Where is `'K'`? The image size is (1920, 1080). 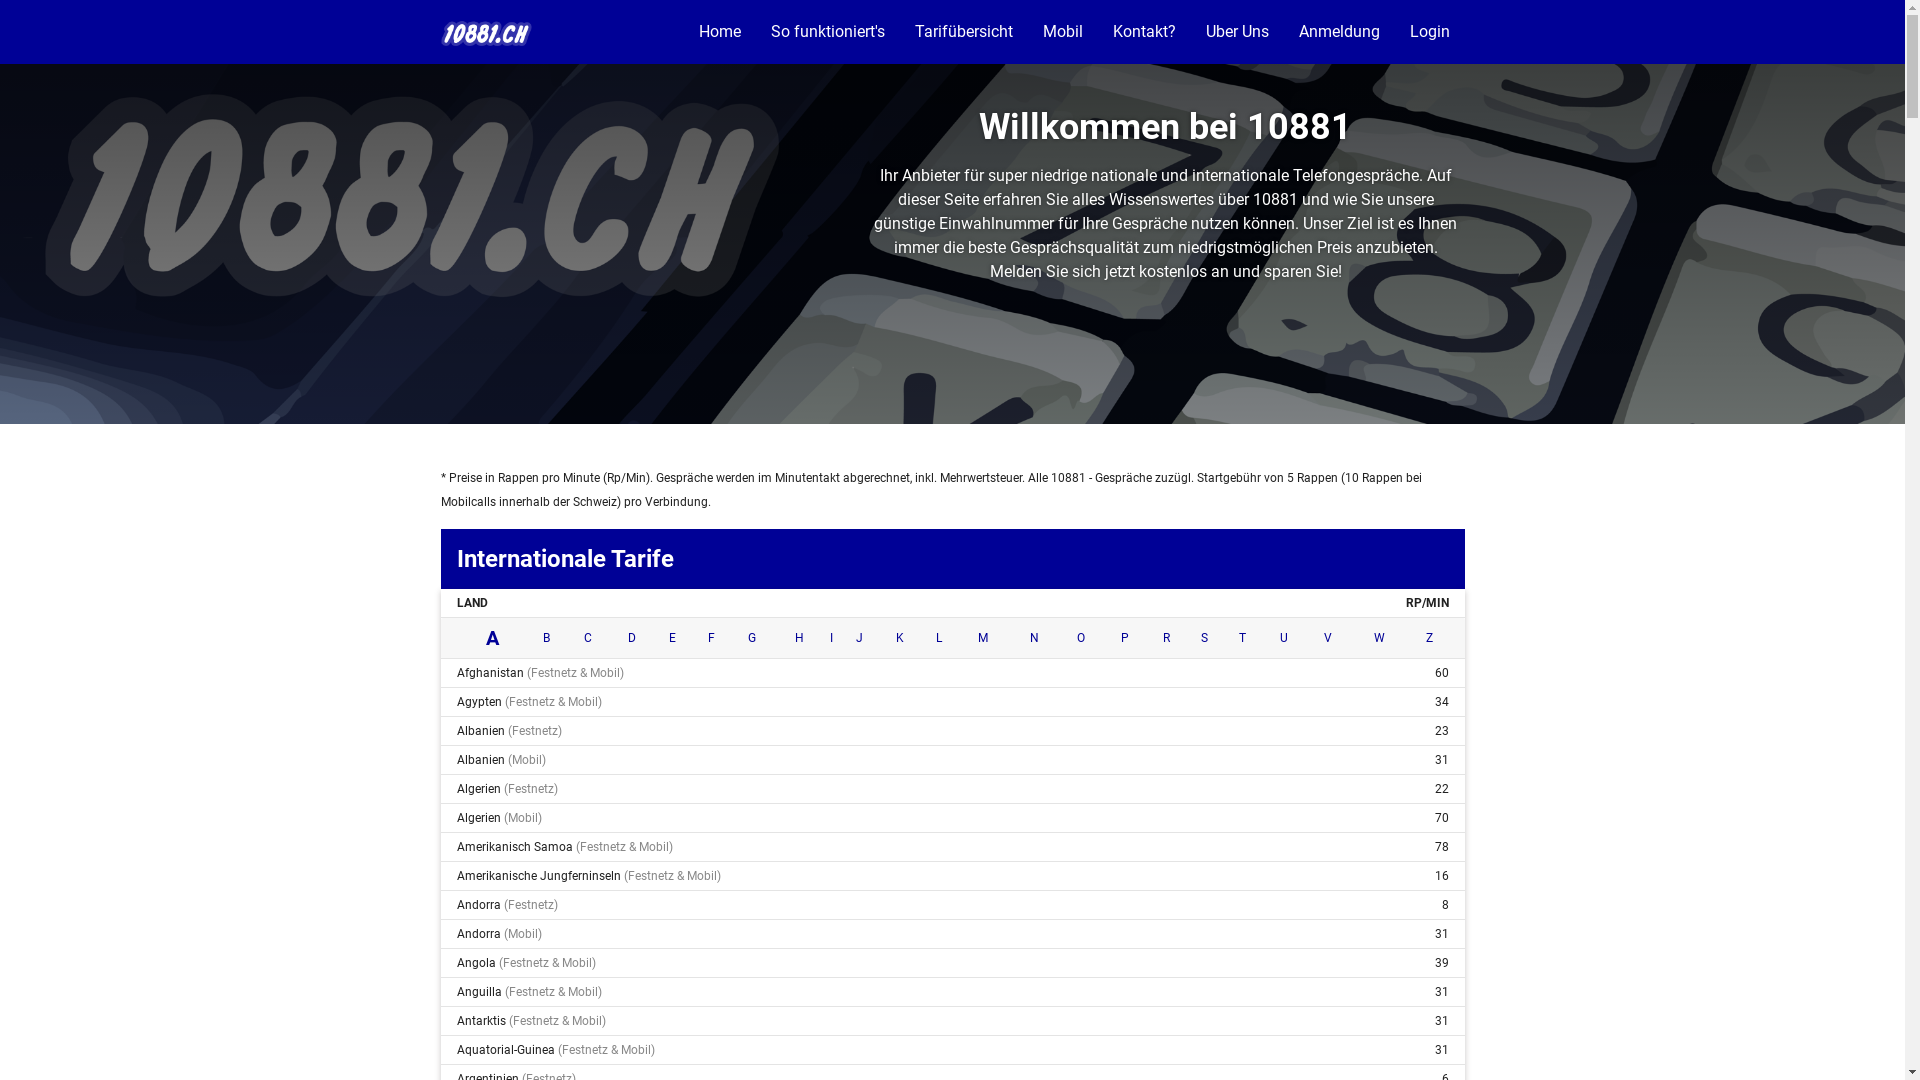
'K' is located at coordinates (899, 637).